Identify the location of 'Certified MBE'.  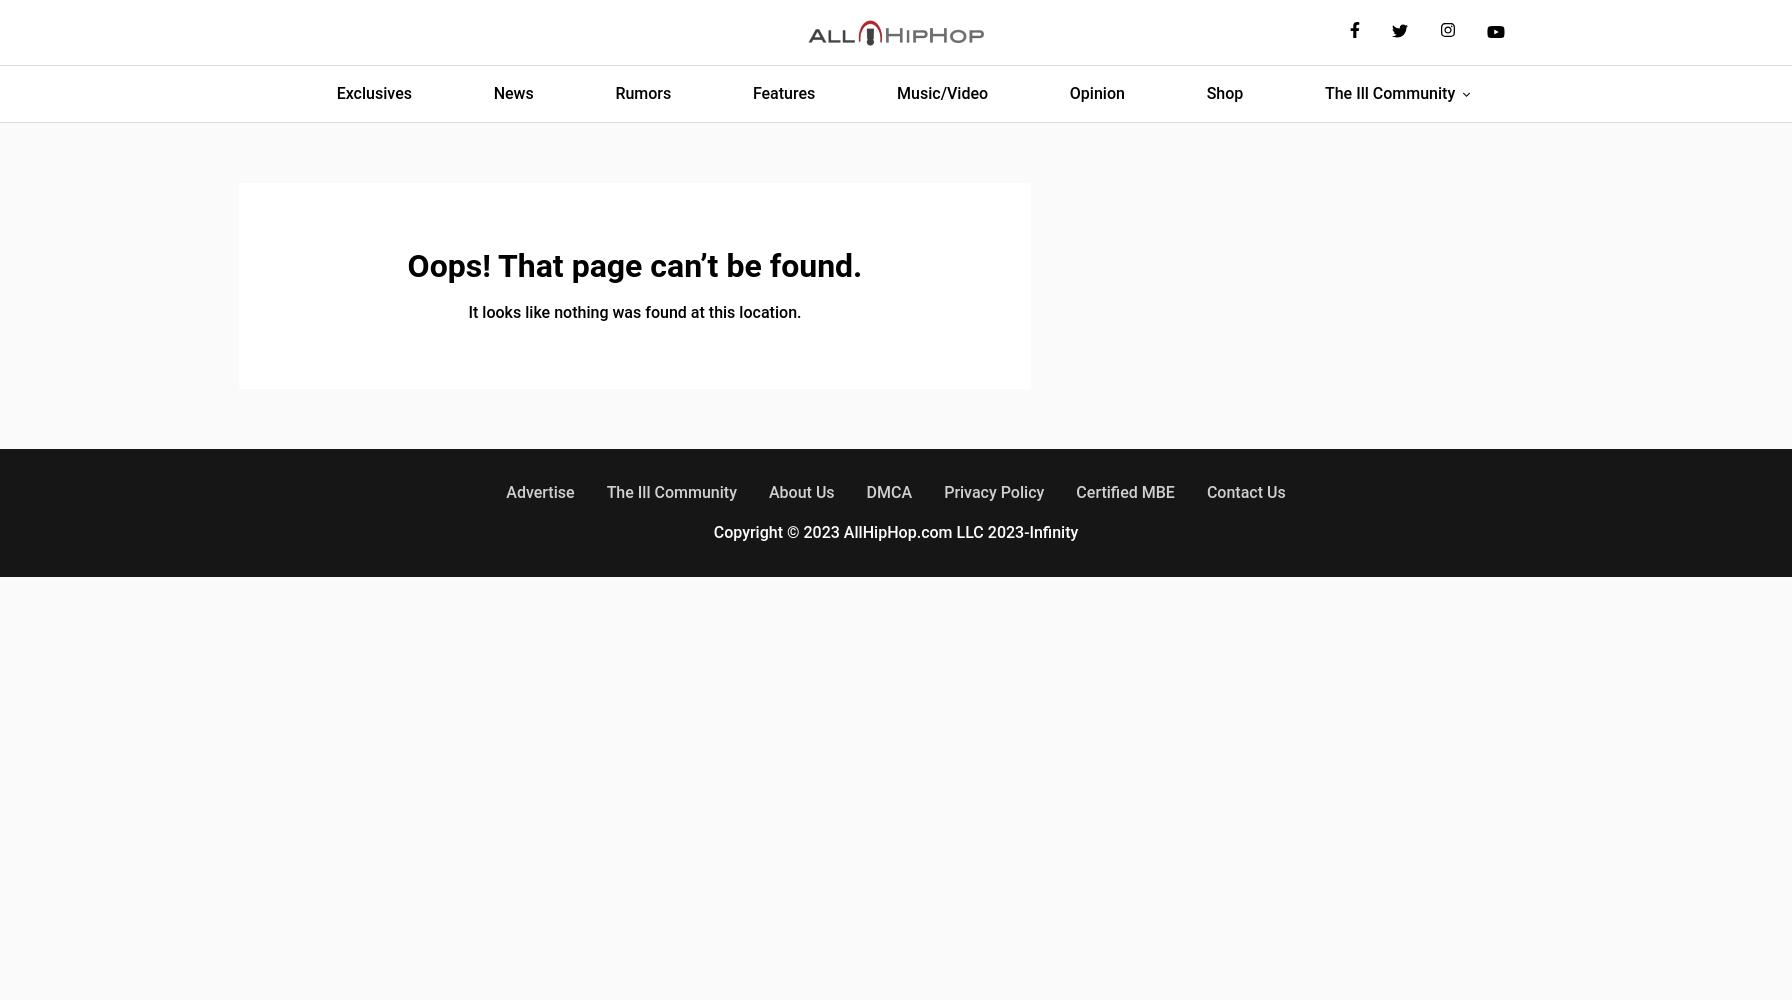
(1125, 491).